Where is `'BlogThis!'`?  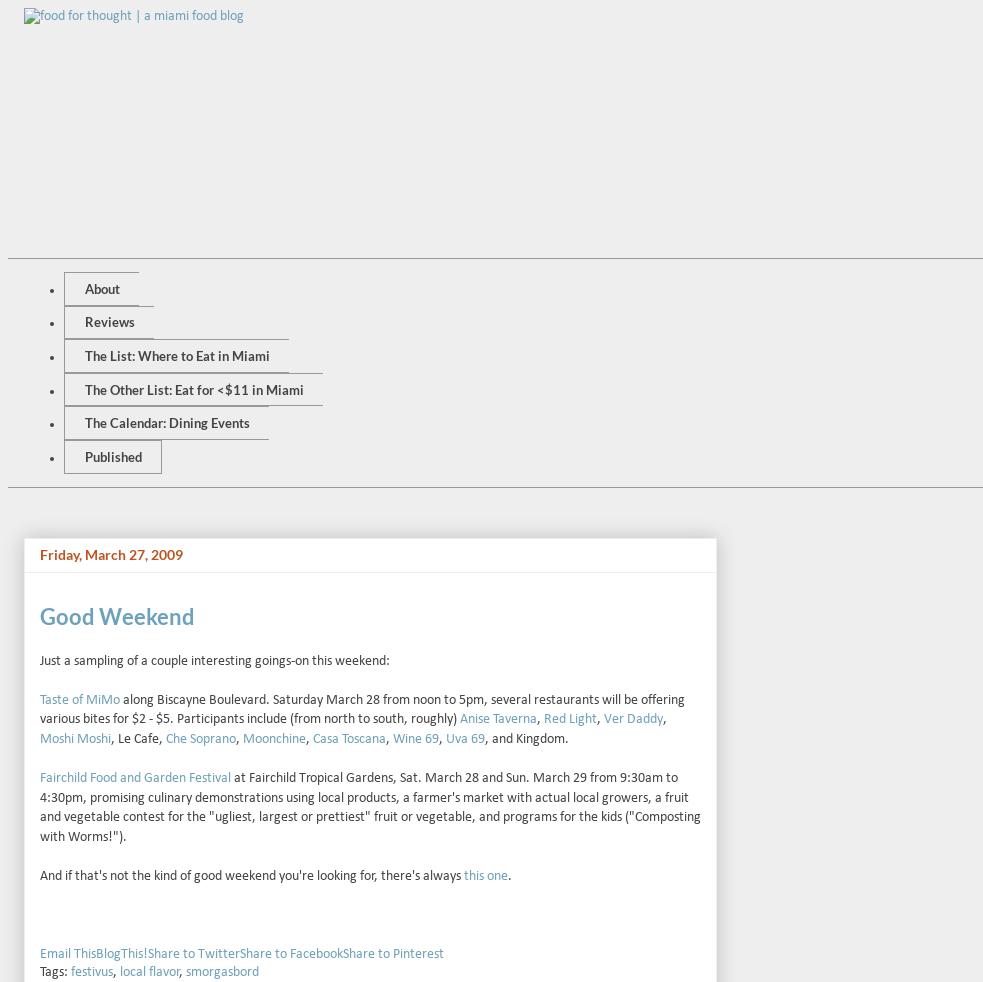 'BlogThis!' is located at coordinates (120, 954).